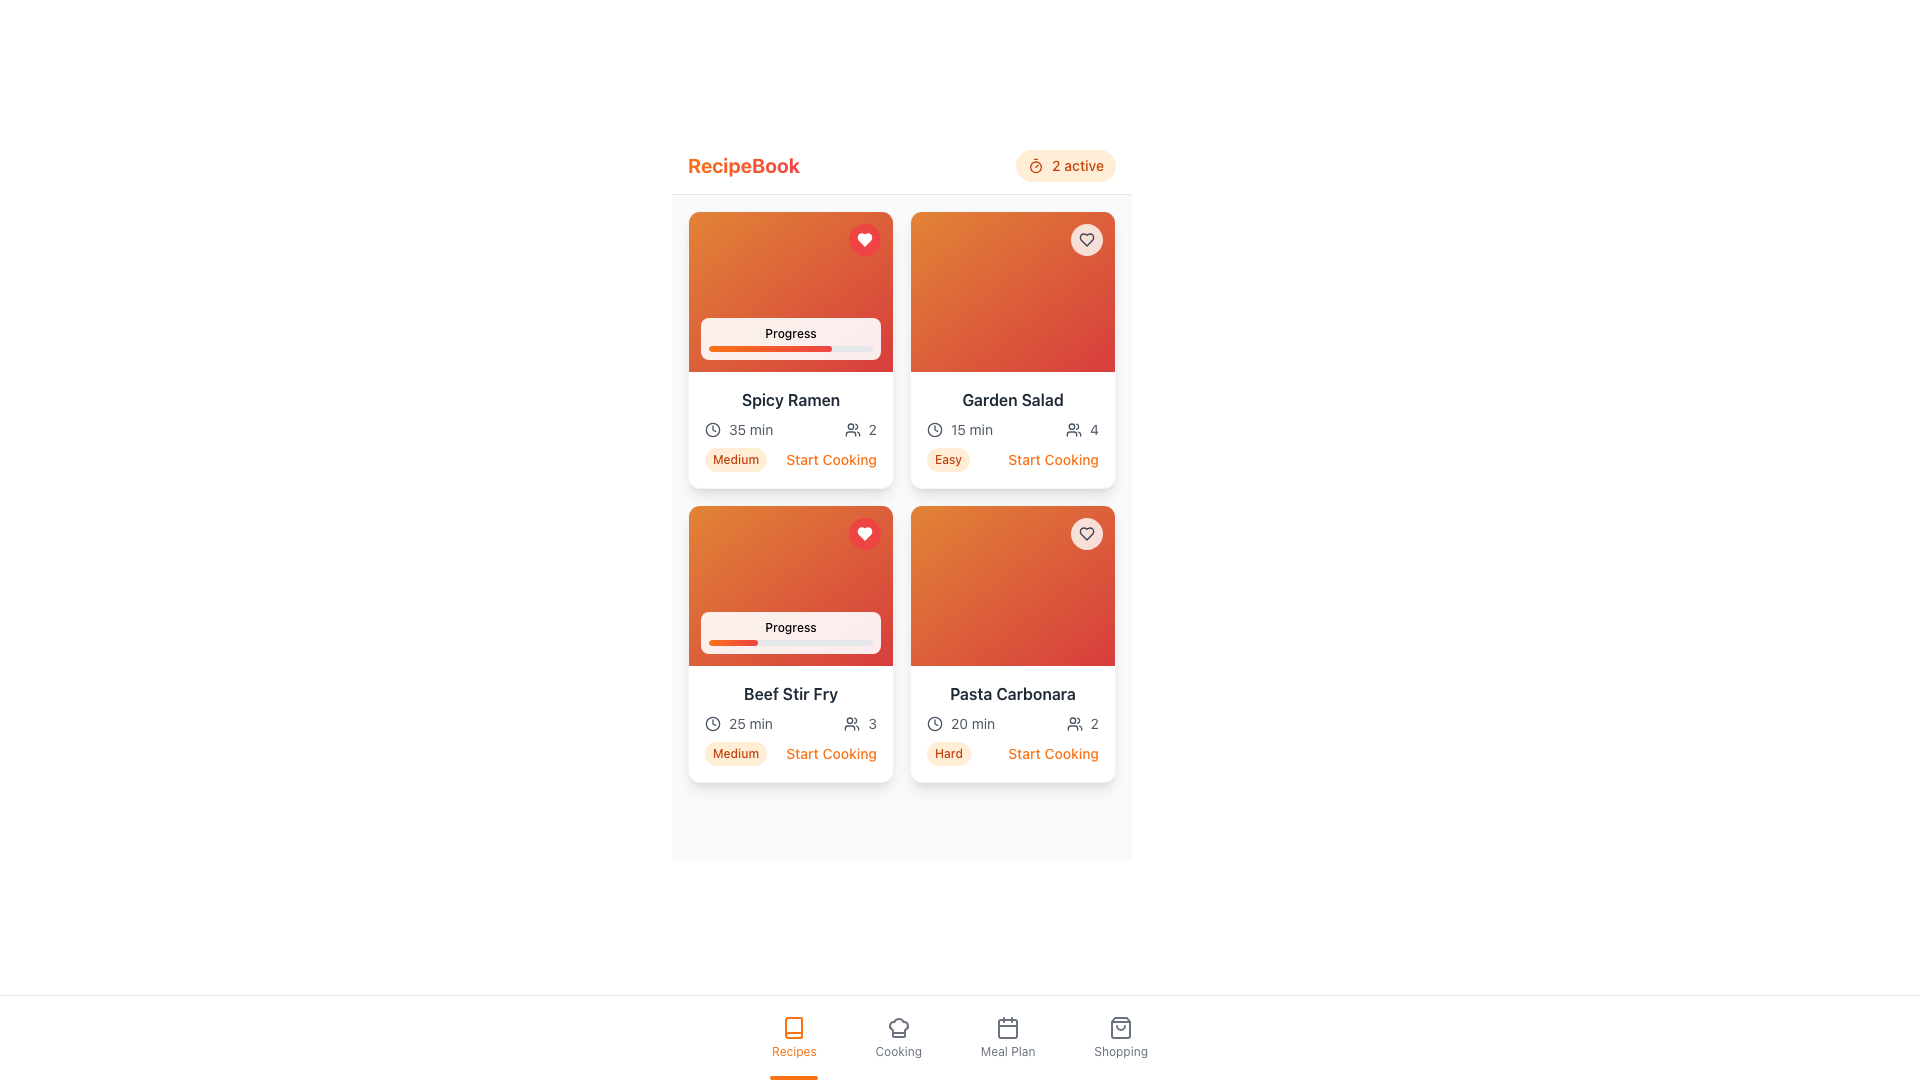 This screenshot has height=1080, width=1920. Describe the element at coordinates (1073, 724) in the screenshot. I see `the user count icon, which visually indicates the number of active users or items, located to the left of the '2' text in the top section of the interface` at that location.